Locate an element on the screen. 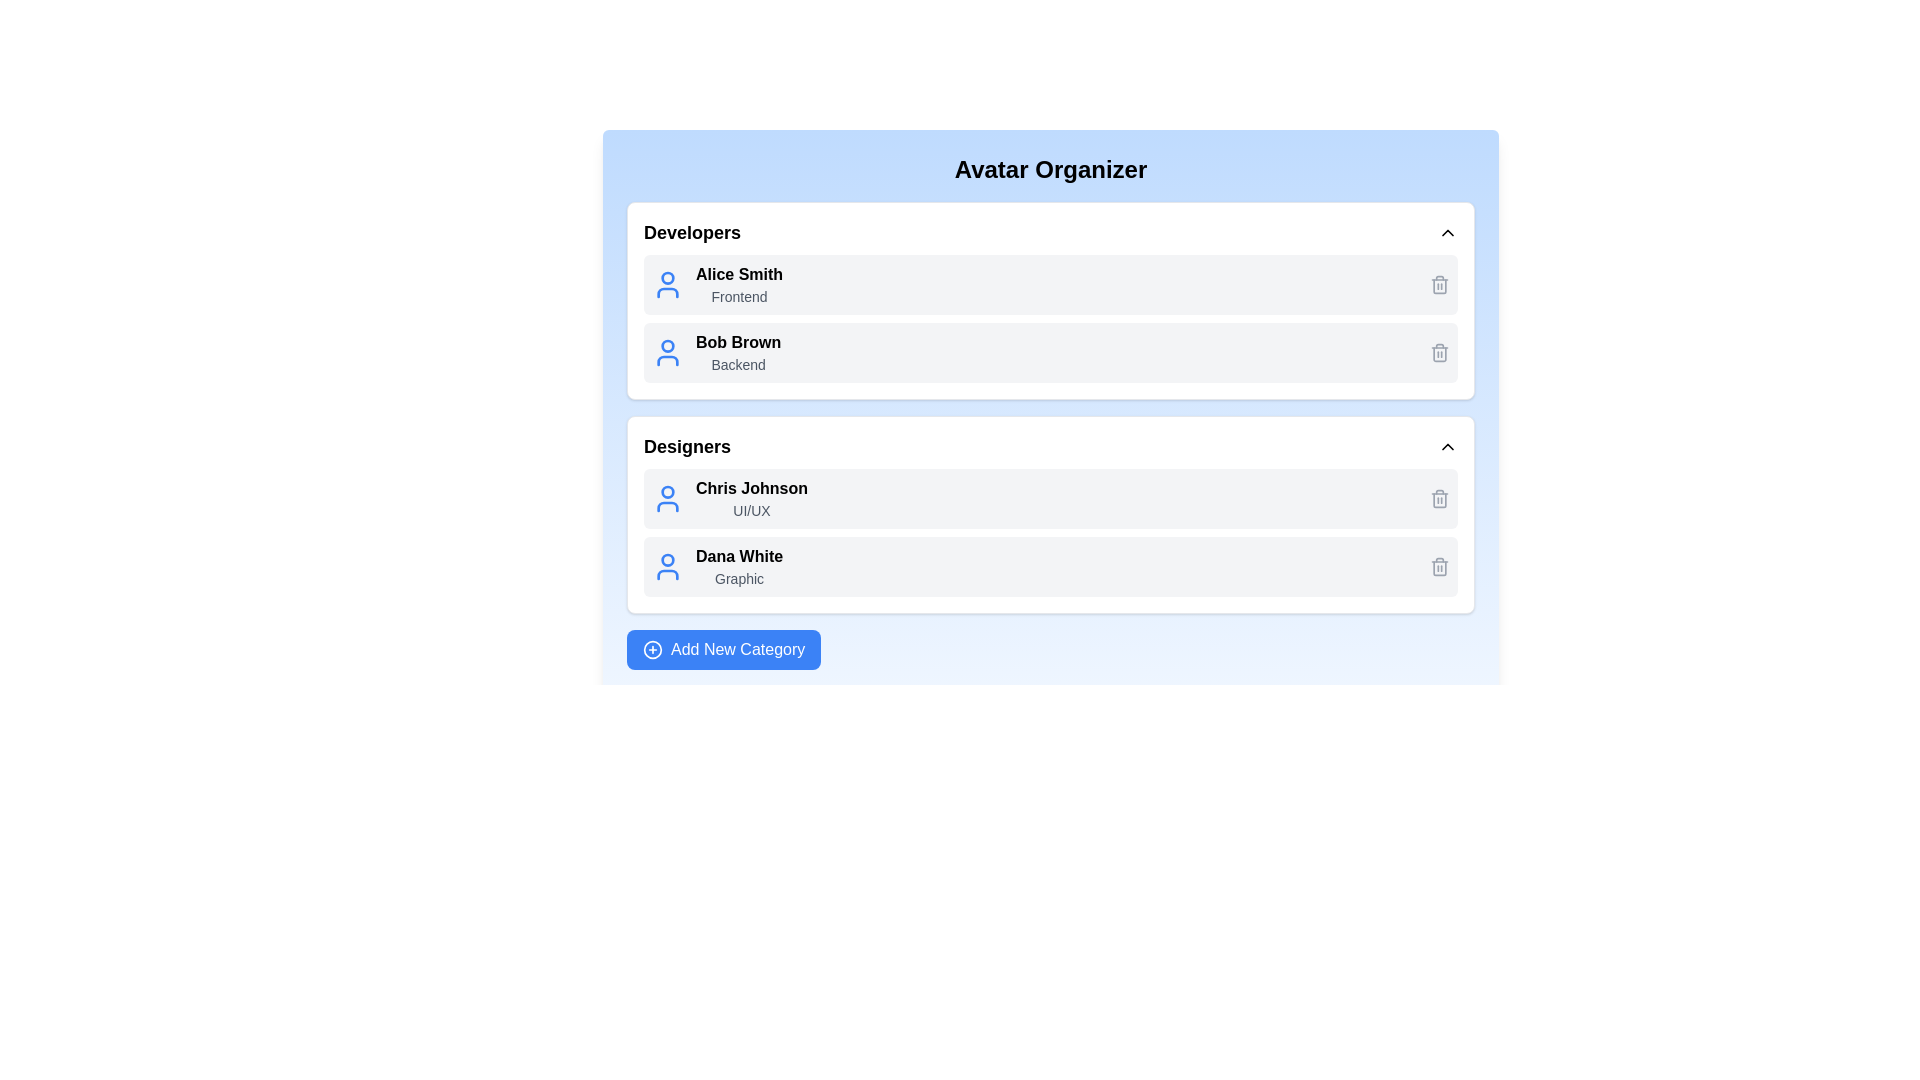  the text label displaying 'Chris Johnson', which is styled in a bold font and located in the 'Designers' section, positioned to the right of an avatar icon and above the text 'UI/UX' is located at coordinates (751, 489).